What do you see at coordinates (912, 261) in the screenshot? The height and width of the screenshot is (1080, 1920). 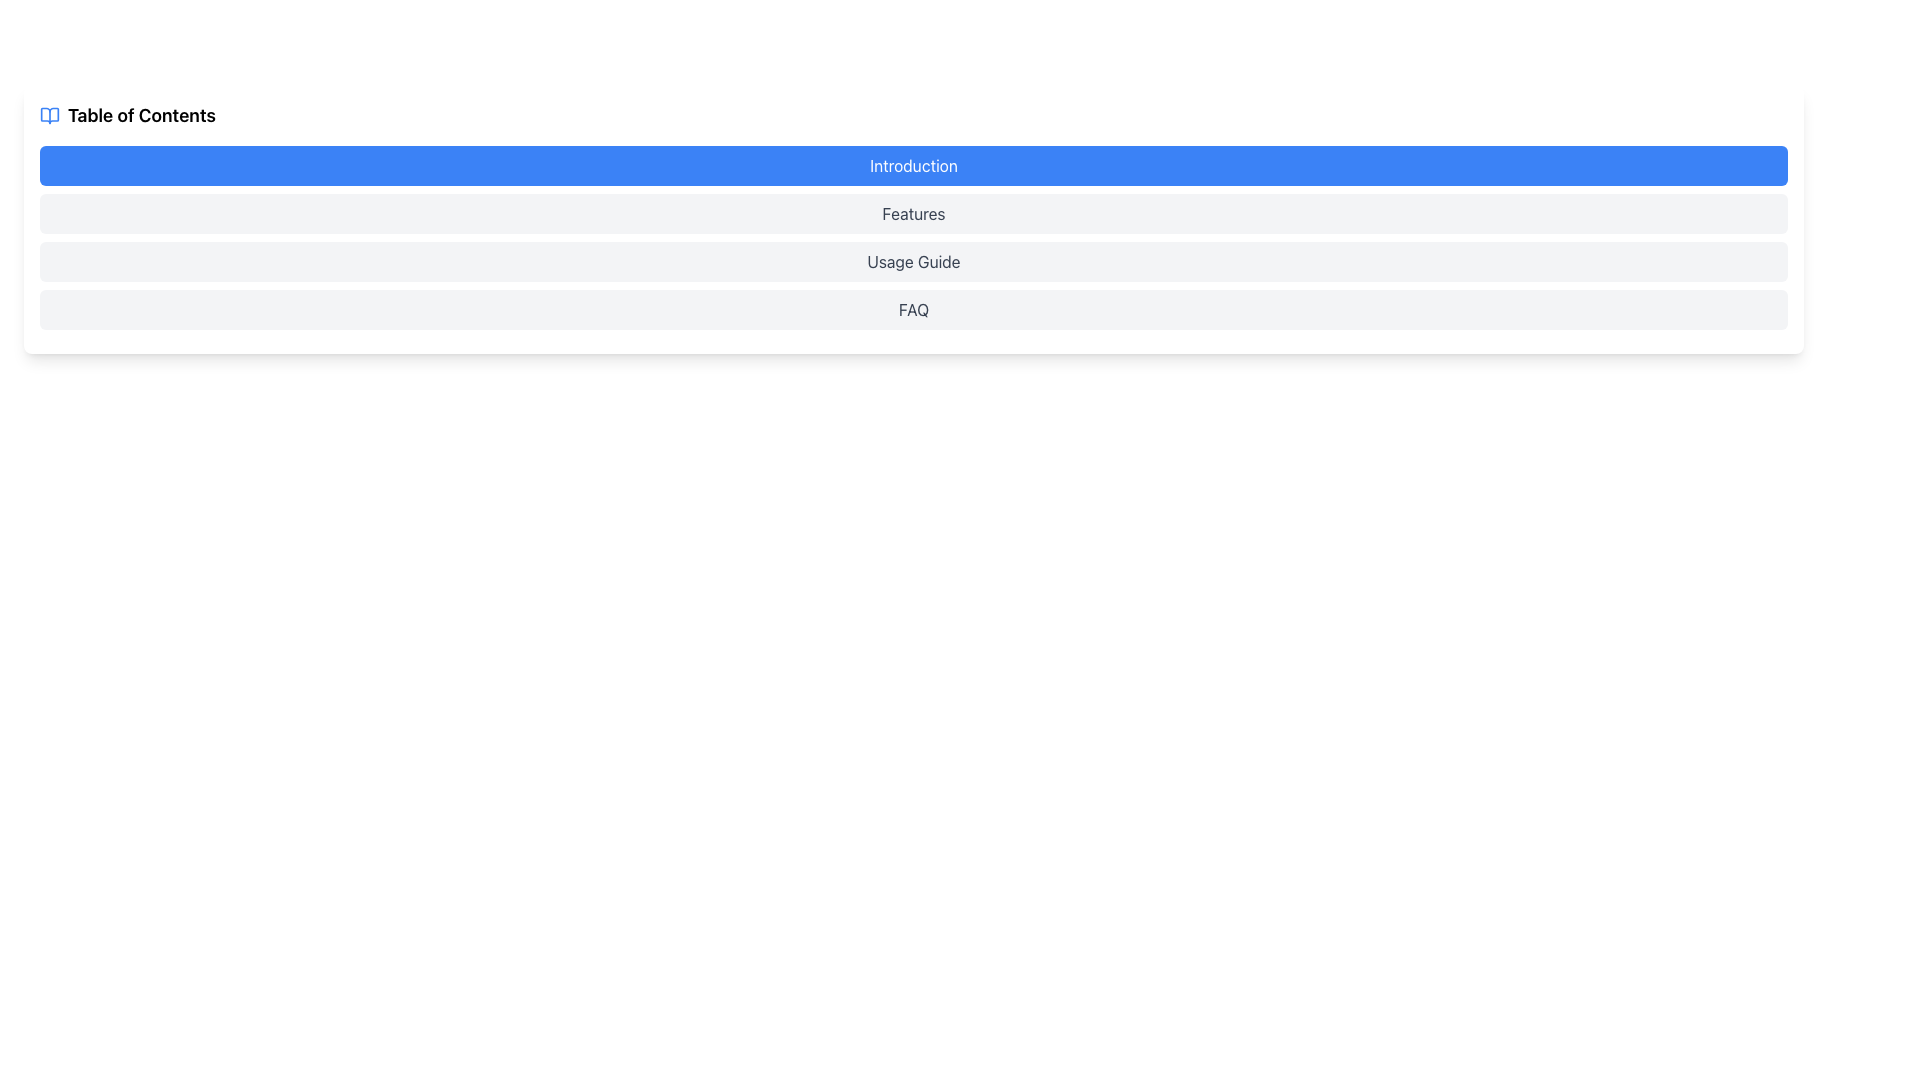 I see `the hyperlink labeled 'Usage Guide' located in the 'Table of Contents' section, which is the third item in the list` at bounding box center [912, 261].